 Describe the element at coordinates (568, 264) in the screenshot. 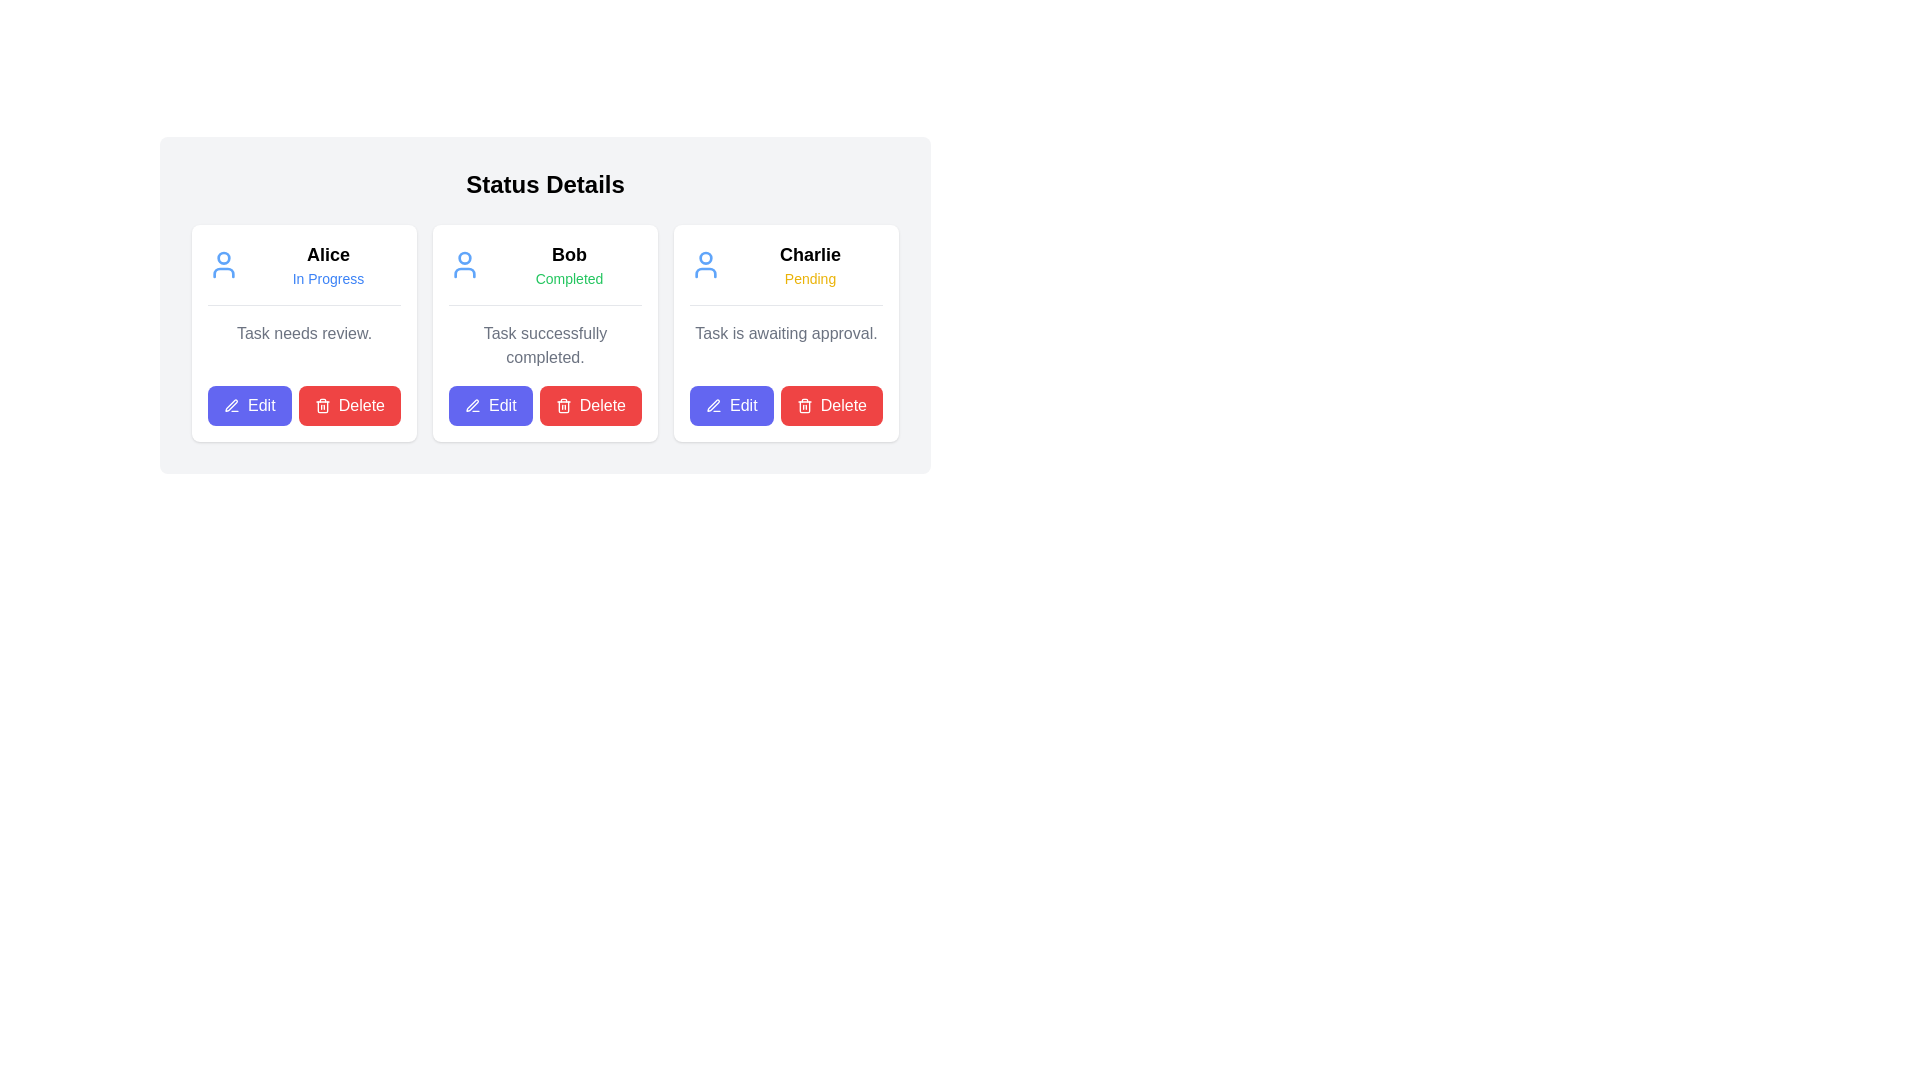

I see `the label or text display that shows the name and status ('Completed') of a task, located in the second column of a three-column layout` at that location.